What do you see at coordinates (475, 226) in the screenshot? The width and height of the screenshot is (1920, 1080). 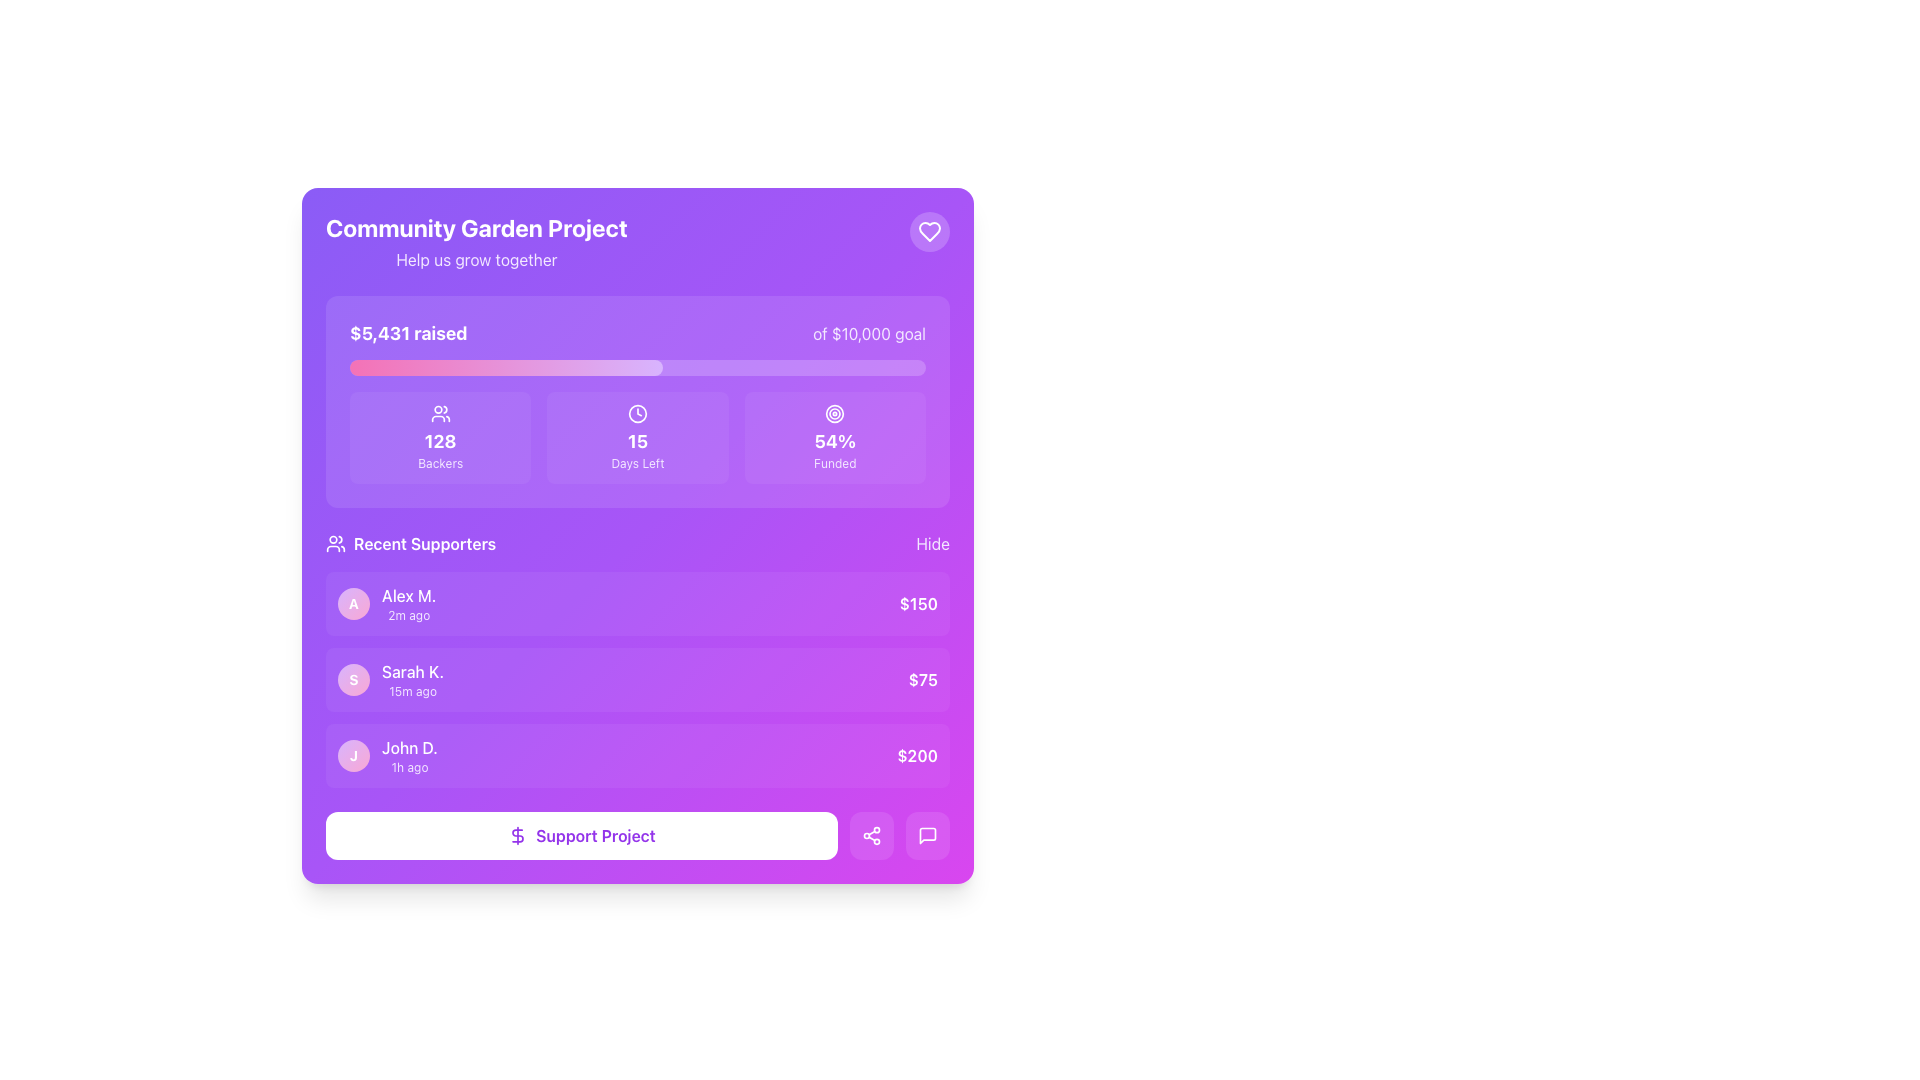 I see `the main title text element located at the top of the purple-styled section` at bounding box center [475, 226].